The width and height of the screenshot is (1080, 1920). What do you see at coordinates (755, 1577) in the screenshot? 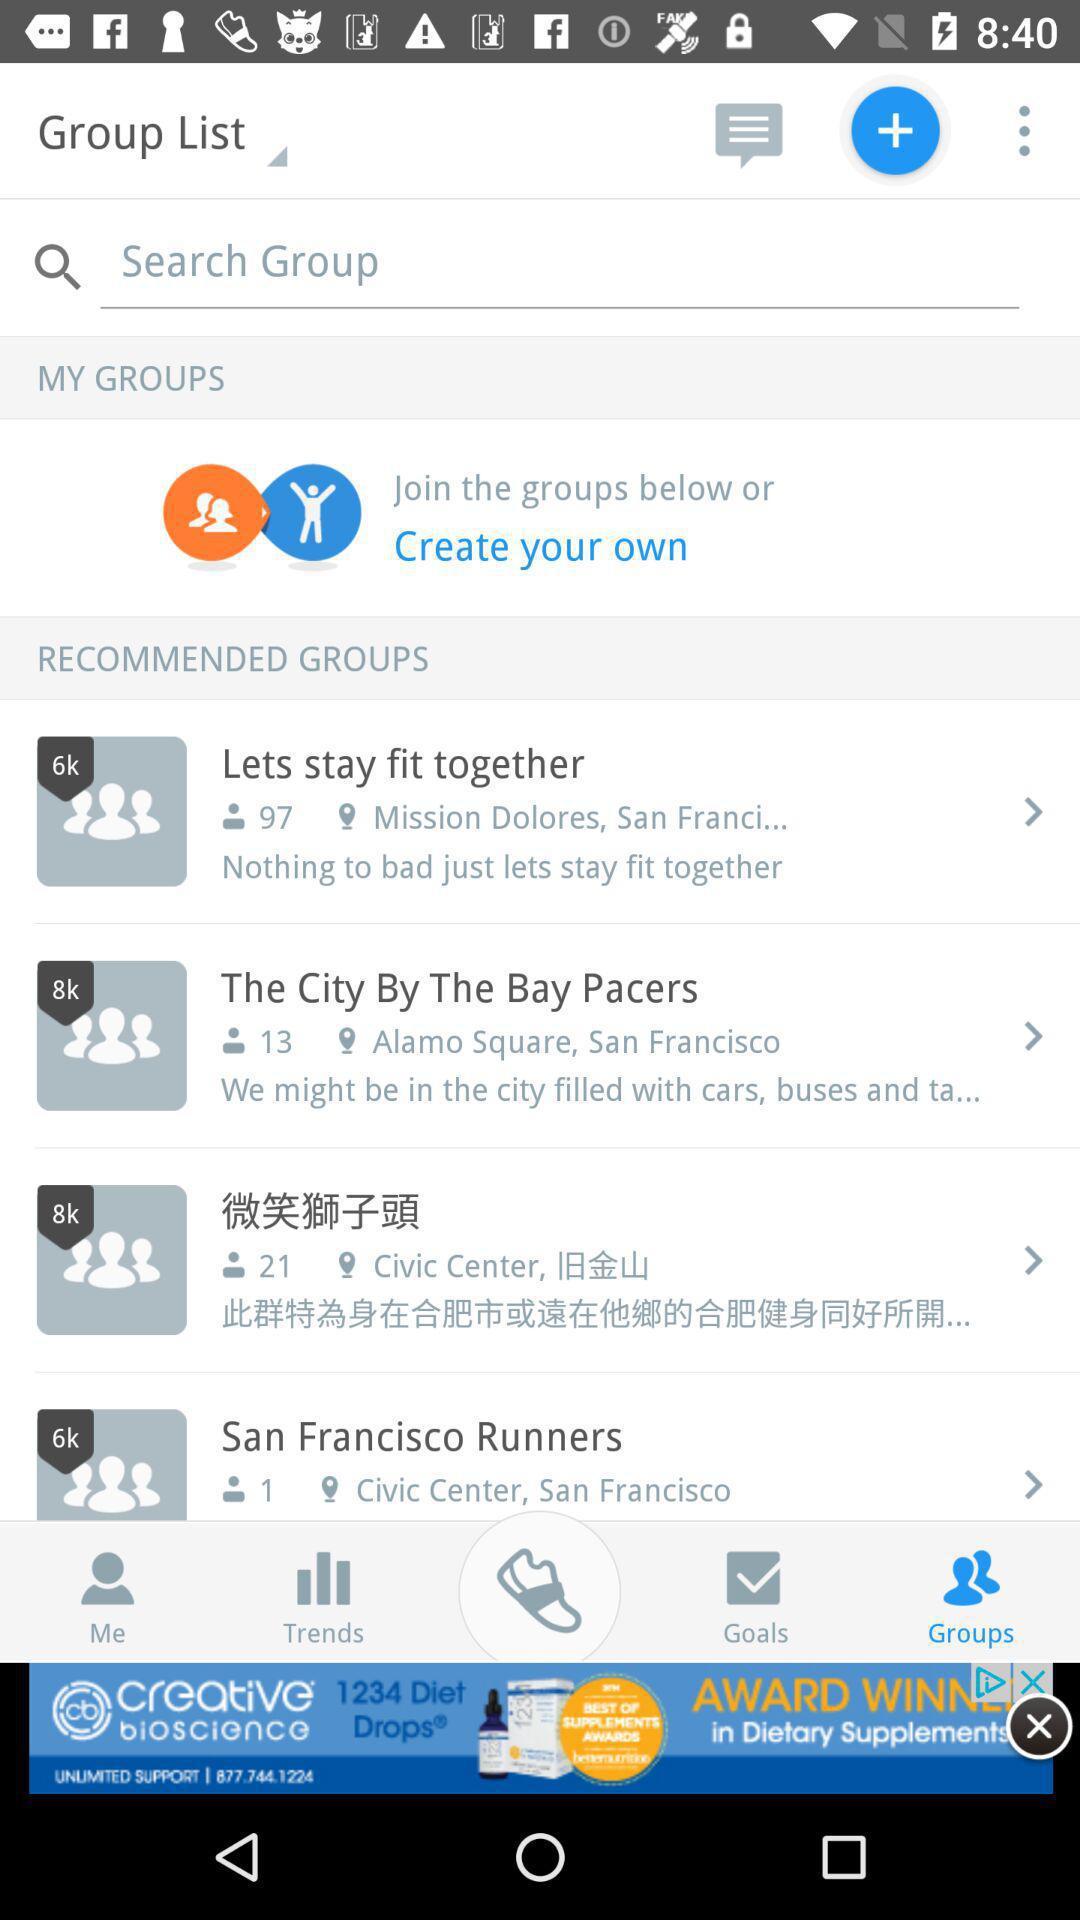
I see `the check icon` at bounding box center [755, 1577].